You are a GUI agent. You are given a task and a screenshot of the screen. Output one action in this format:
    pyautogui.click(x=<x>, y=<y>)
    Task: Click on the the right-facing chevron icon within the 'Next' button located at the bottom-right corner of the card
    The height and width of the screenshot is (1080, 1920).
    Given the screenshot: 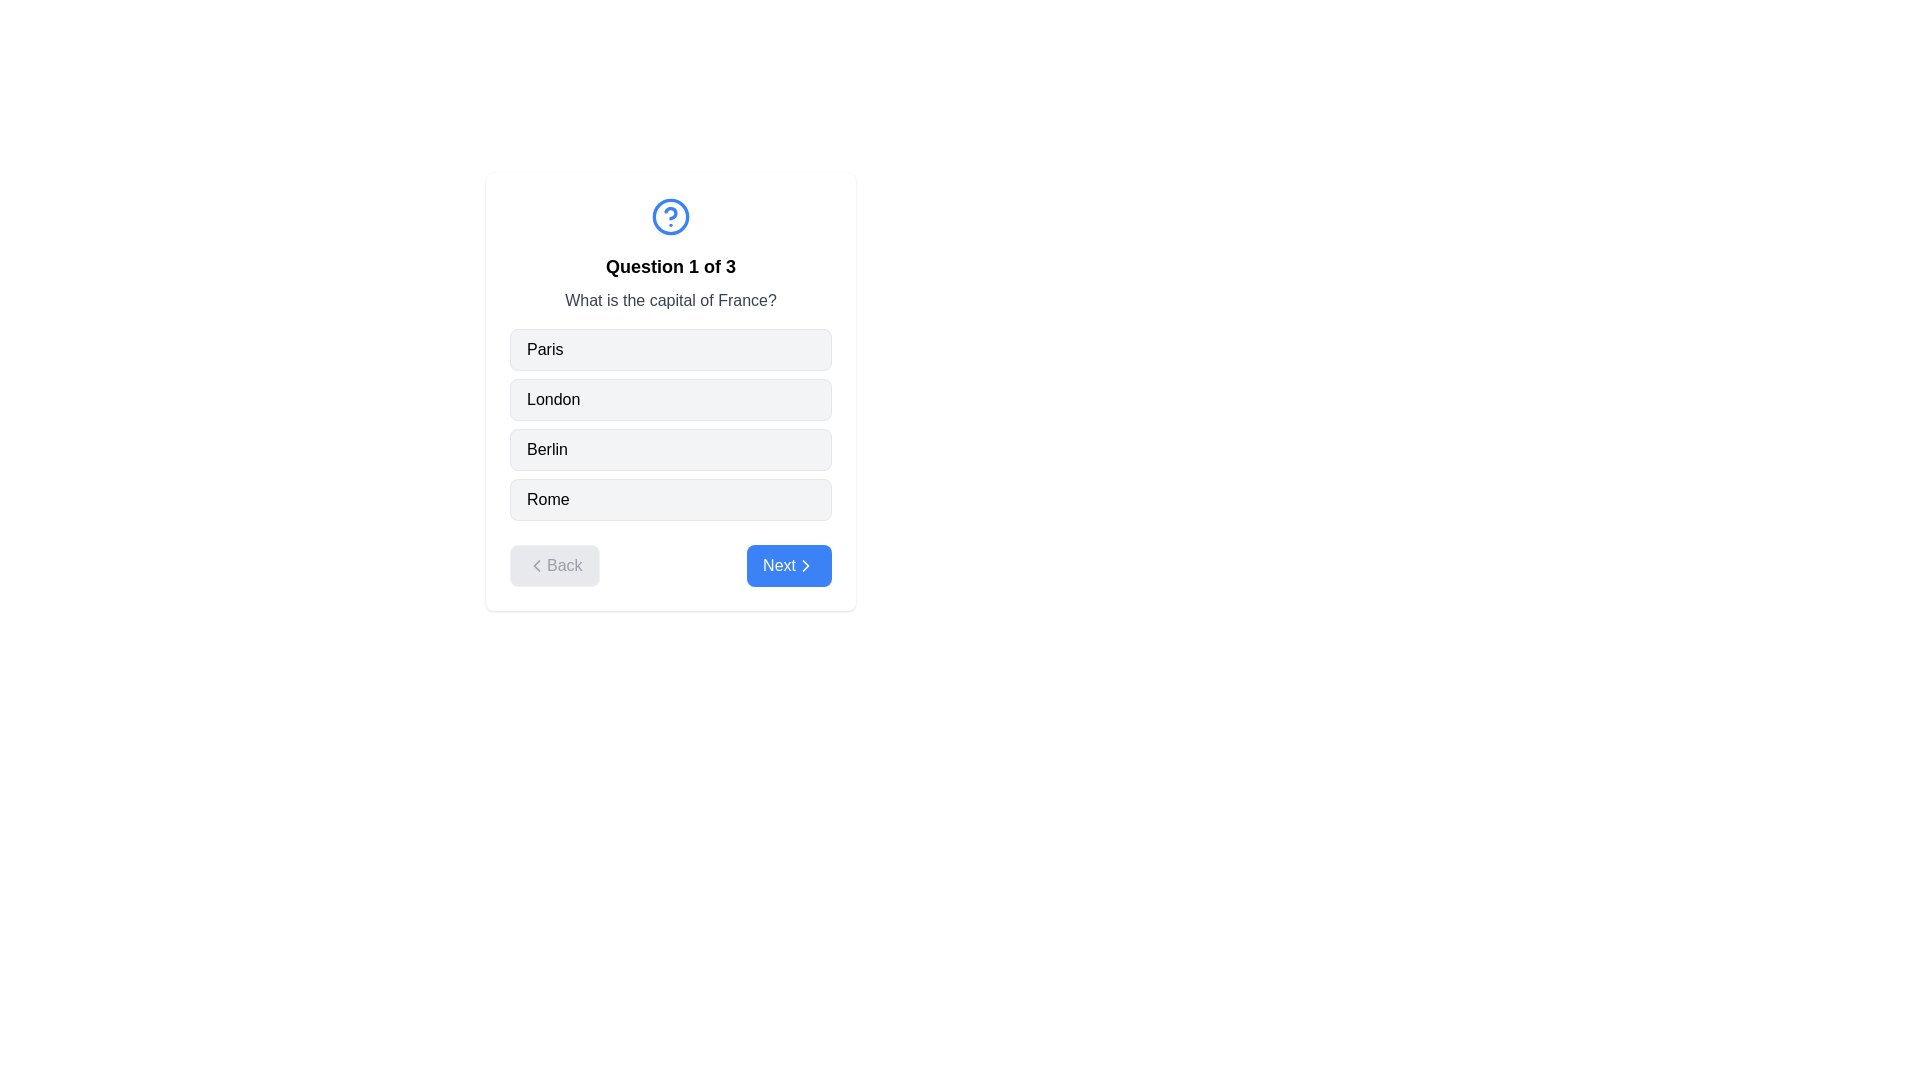 What is the action you would take?
    pyautogui.click(x=806, y=566)
    